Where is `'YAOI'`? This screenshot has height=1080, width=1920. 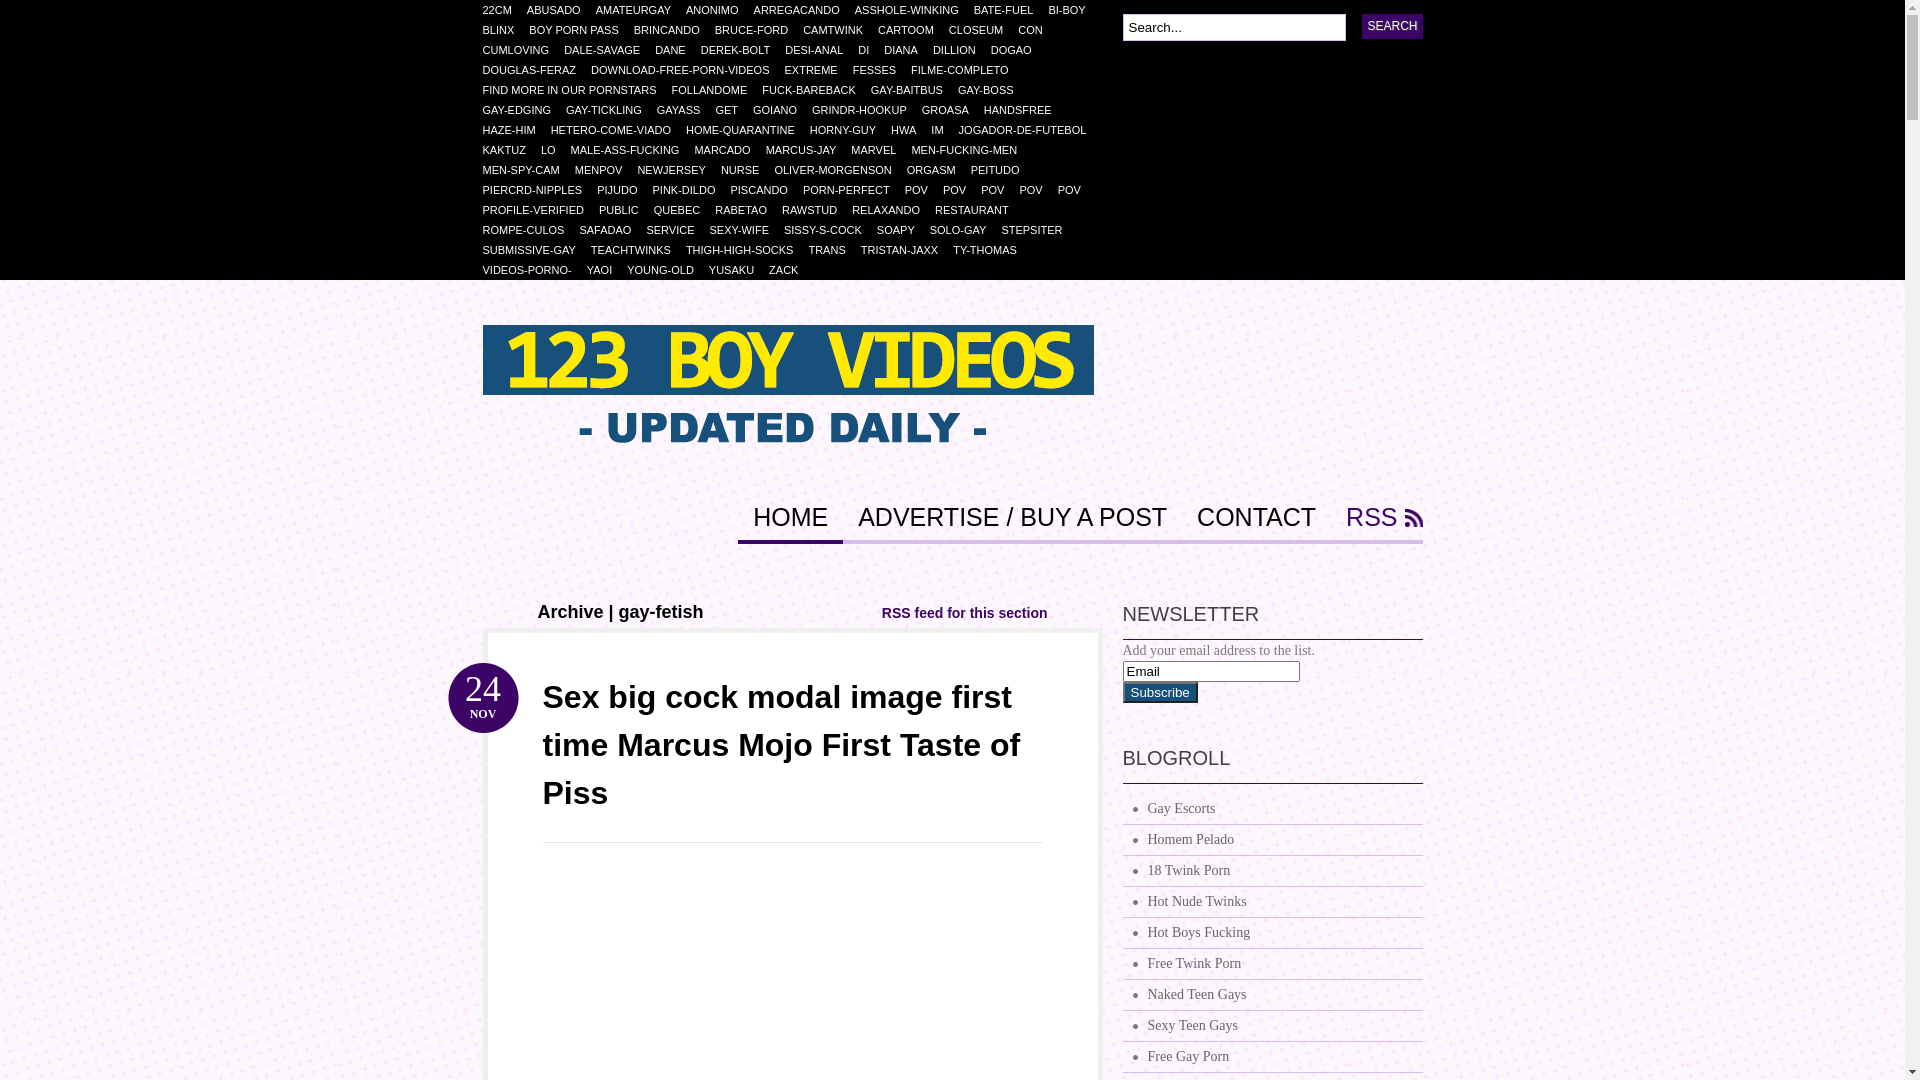
'YAOI' is located at coordinates (605, 270).